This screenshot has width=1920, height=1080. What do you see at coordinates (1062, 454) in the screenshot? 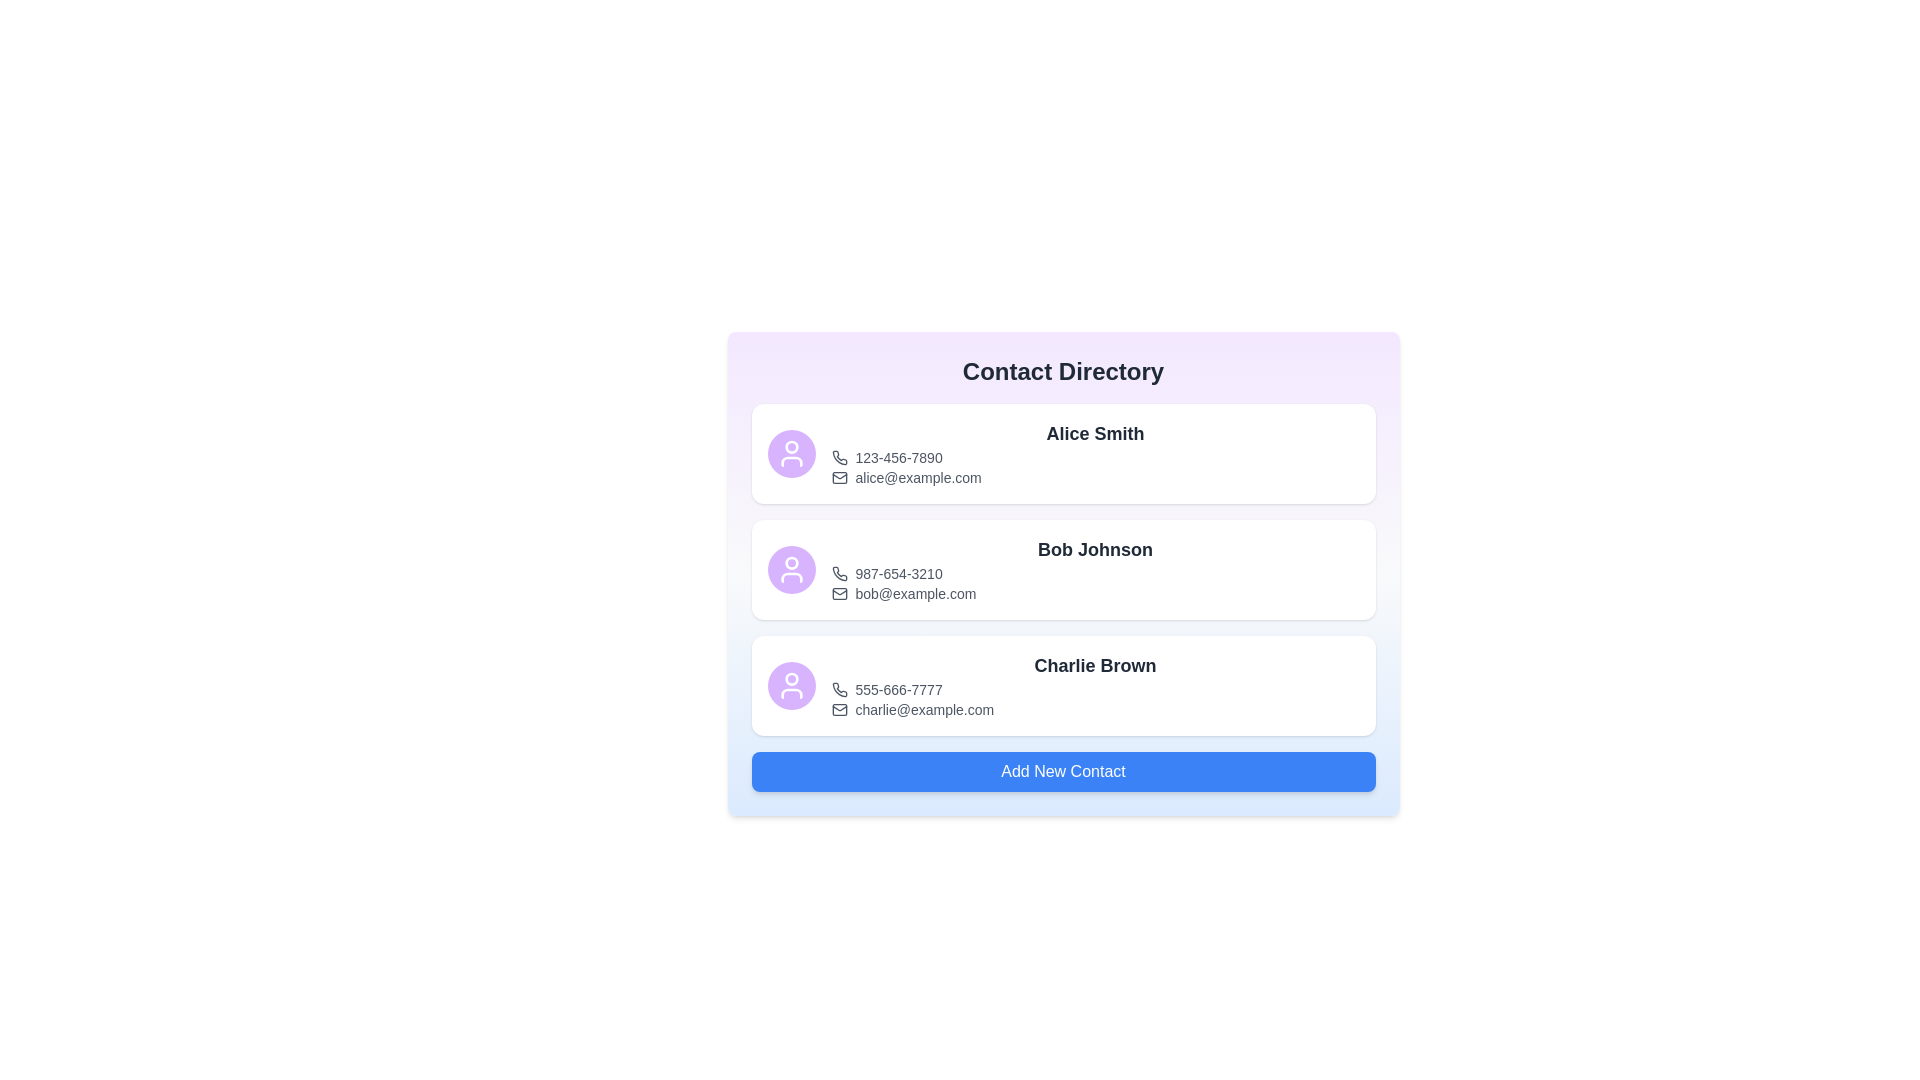
I see `the contact entry for Alice Smith` at bounding box center [1062, 454].